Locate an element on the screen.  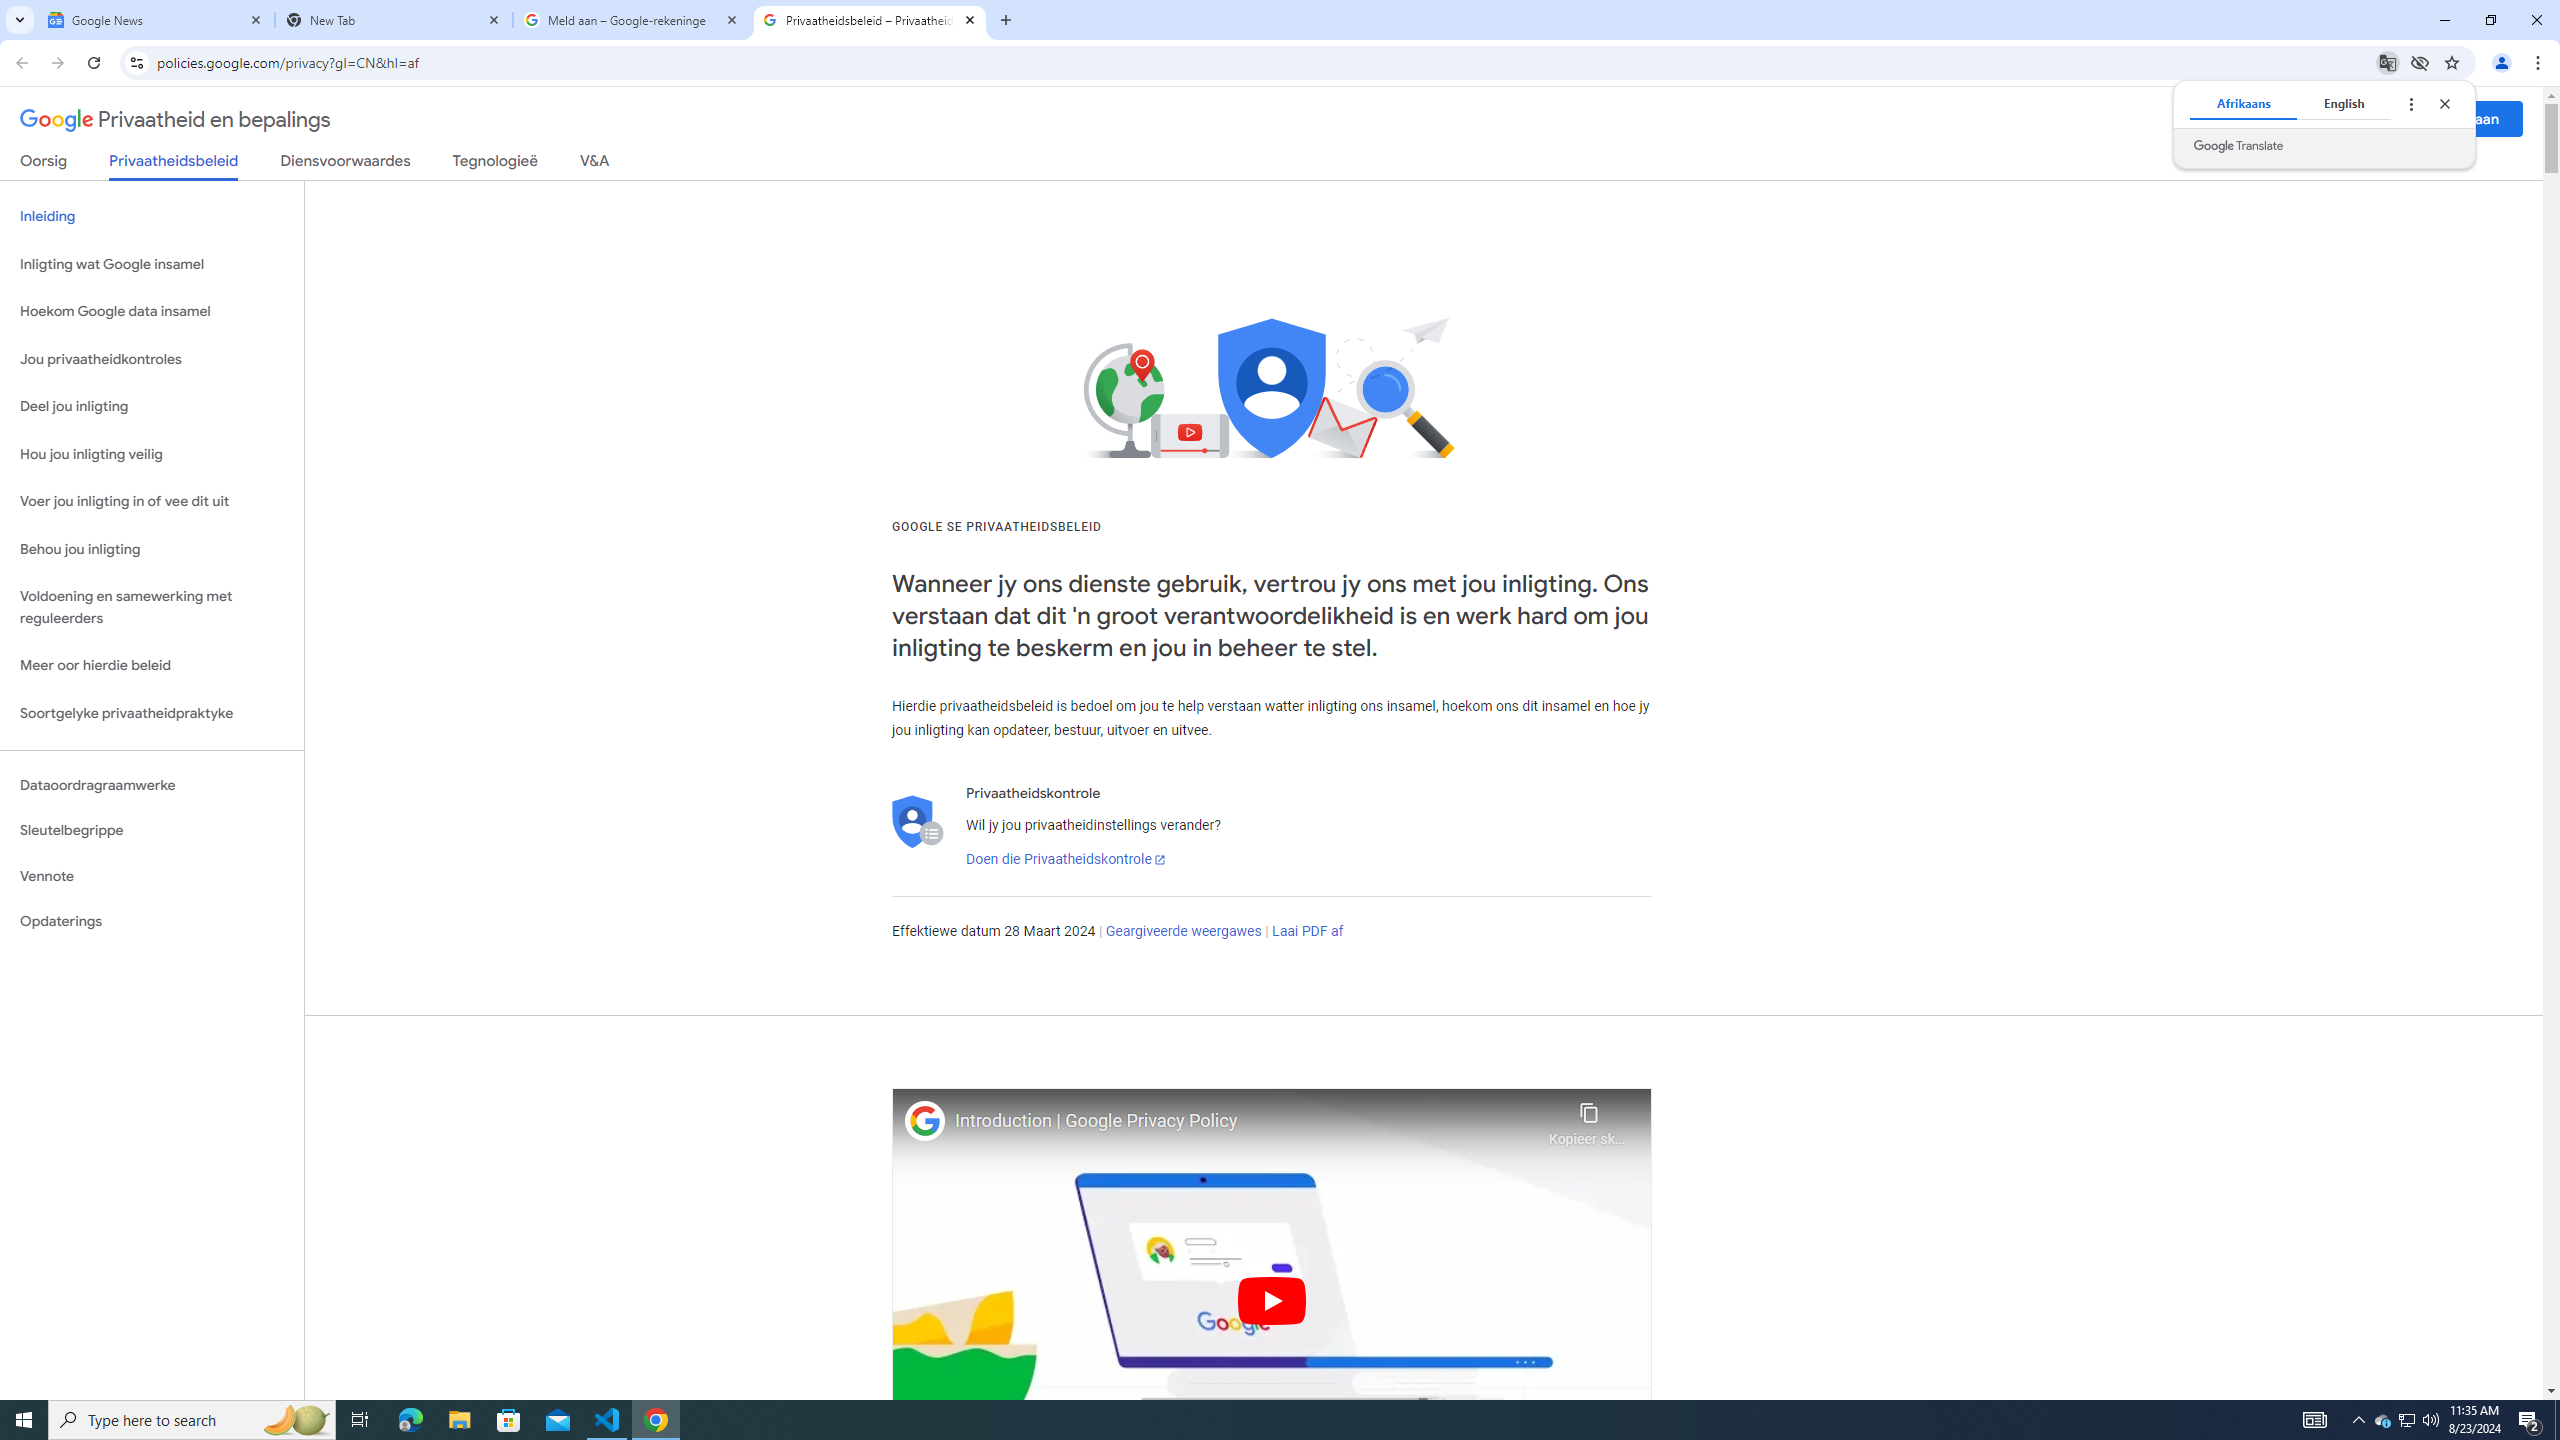
'English' is located at coordinates (2343, 103).